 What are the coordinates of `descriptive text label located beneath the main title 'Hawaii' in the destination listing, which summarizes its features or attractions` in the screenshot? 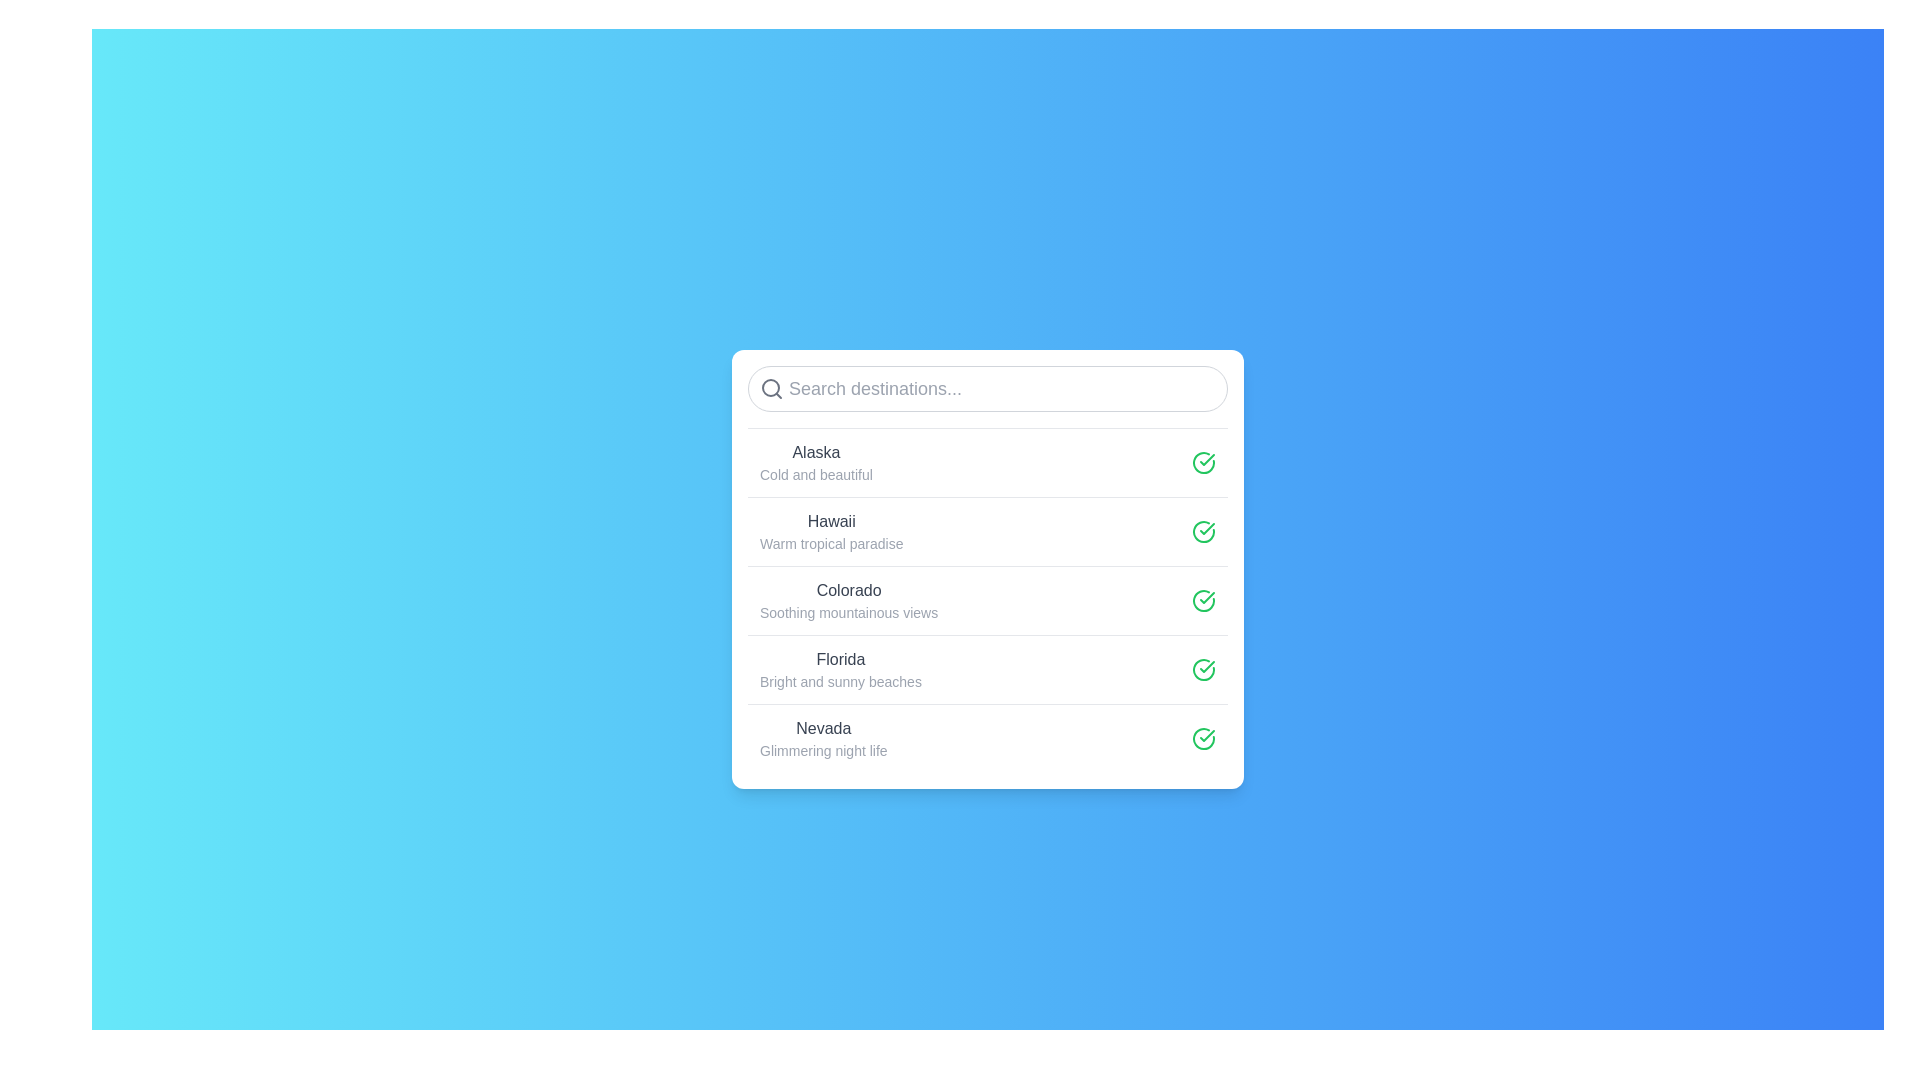 It's located at (831, 543).